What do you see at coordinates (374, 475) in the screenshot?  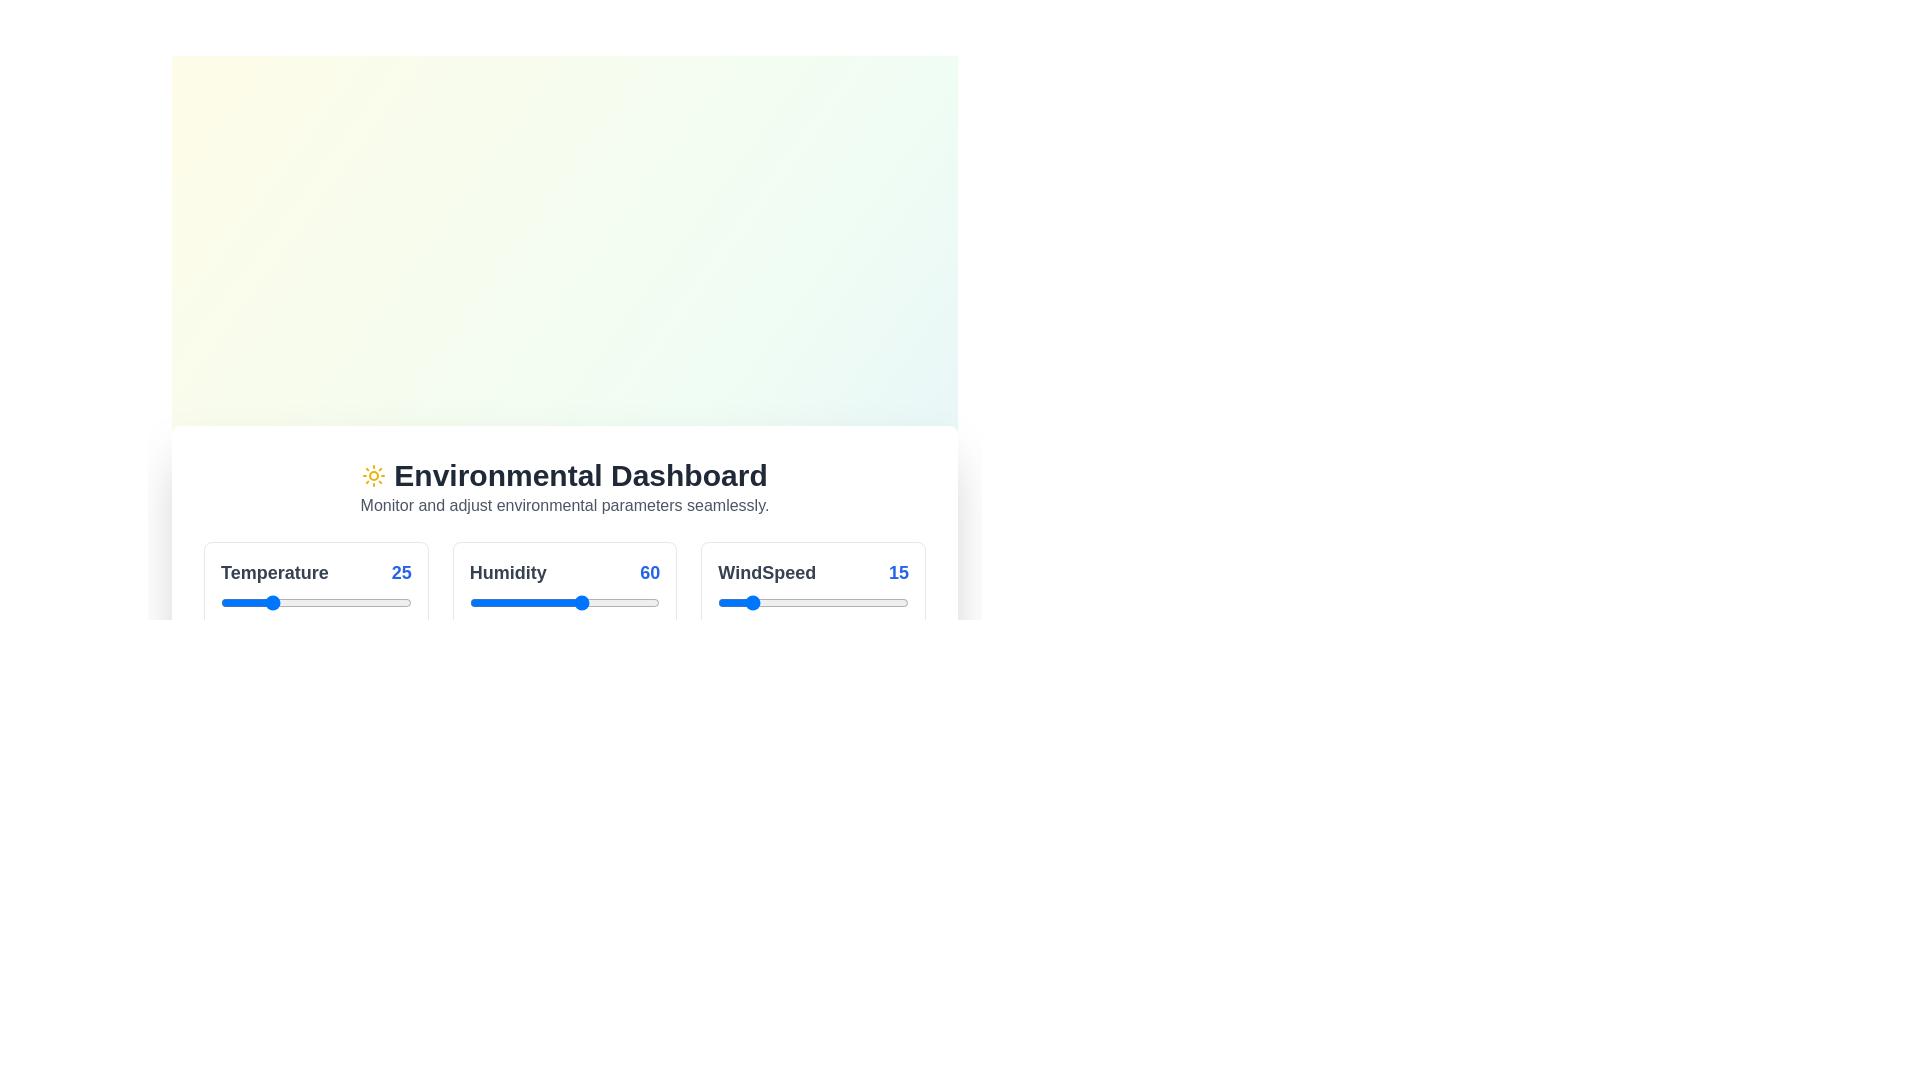 I see `the sun icon located to the left of the 'Environmental Dashboard' text, which represents the environmental monitoring context` at bounding box center [374, 475].